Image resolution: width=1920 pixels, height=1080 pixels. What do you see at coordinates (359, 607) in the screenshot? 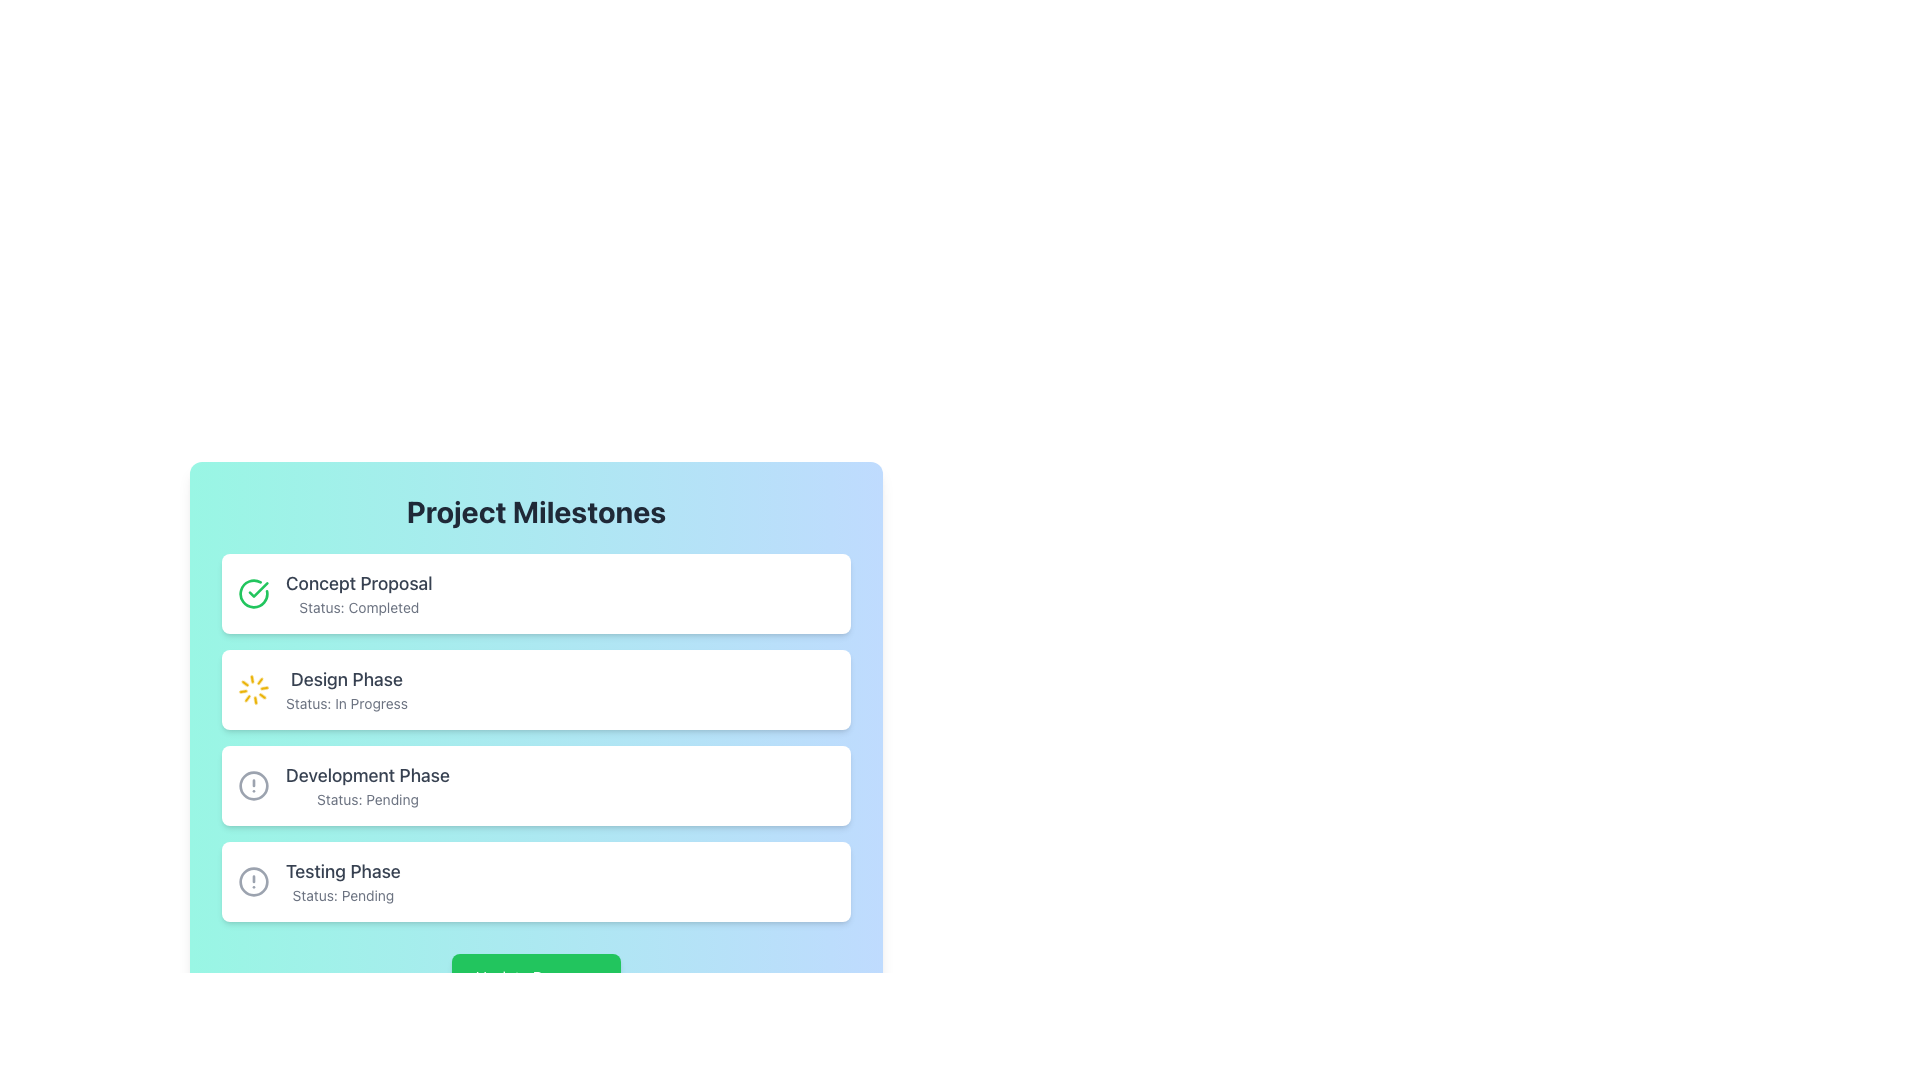
I see `the text label displaying 'Status: Completed', which is styled in small, gray text and located directly below the header 'Concept Proposal' in the first milestone item` at bounding box center [359, 607].